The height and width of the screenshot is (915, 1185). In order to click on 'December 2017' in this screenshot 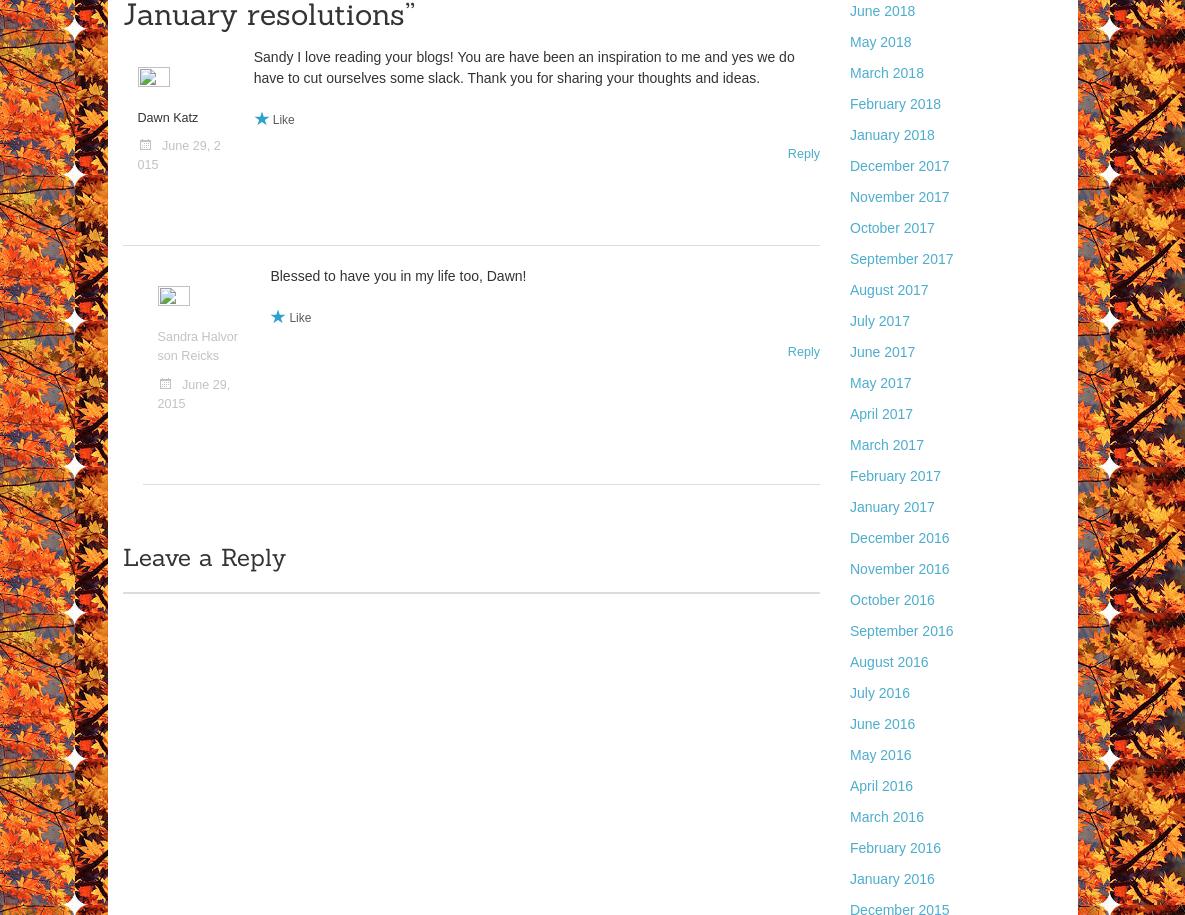, I will do `click(849, 164)`.